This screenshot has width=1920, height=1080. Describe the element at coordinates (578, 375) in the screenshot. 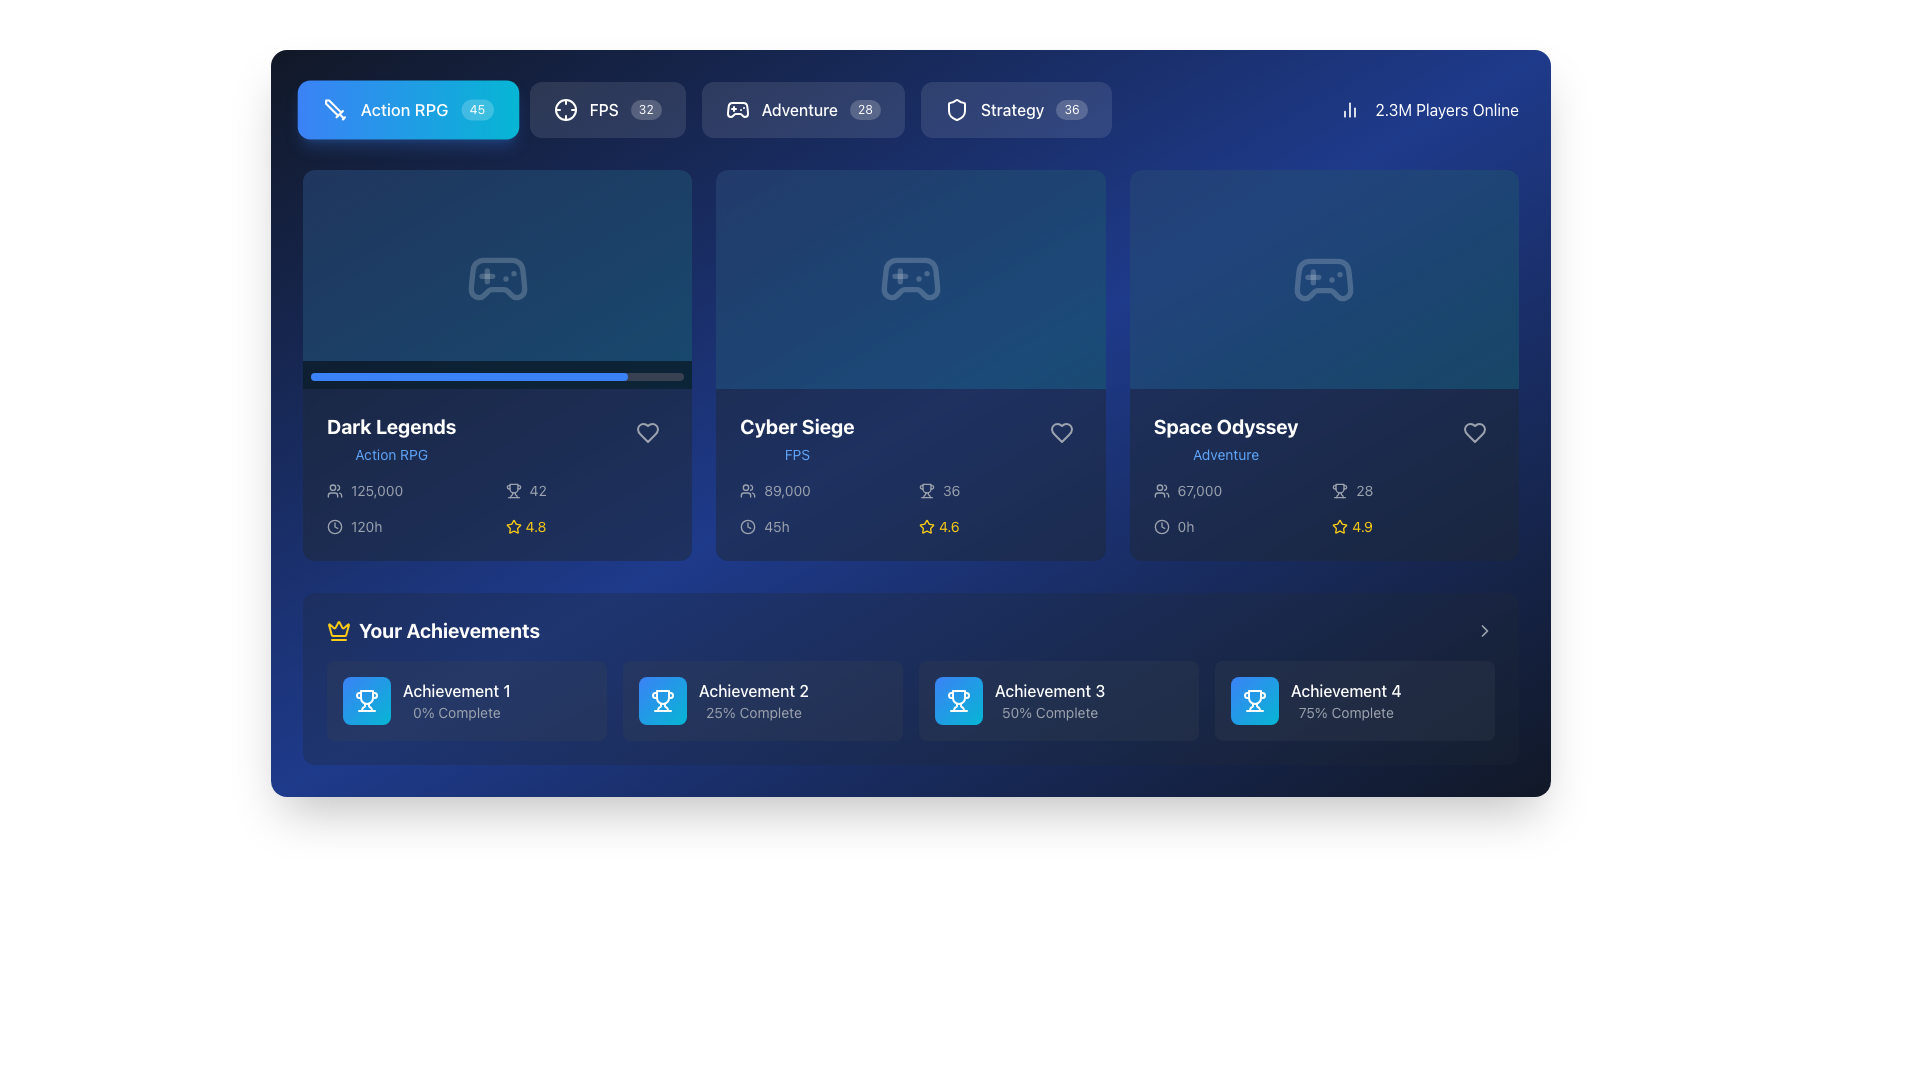

I see `the progress bar` at that location.